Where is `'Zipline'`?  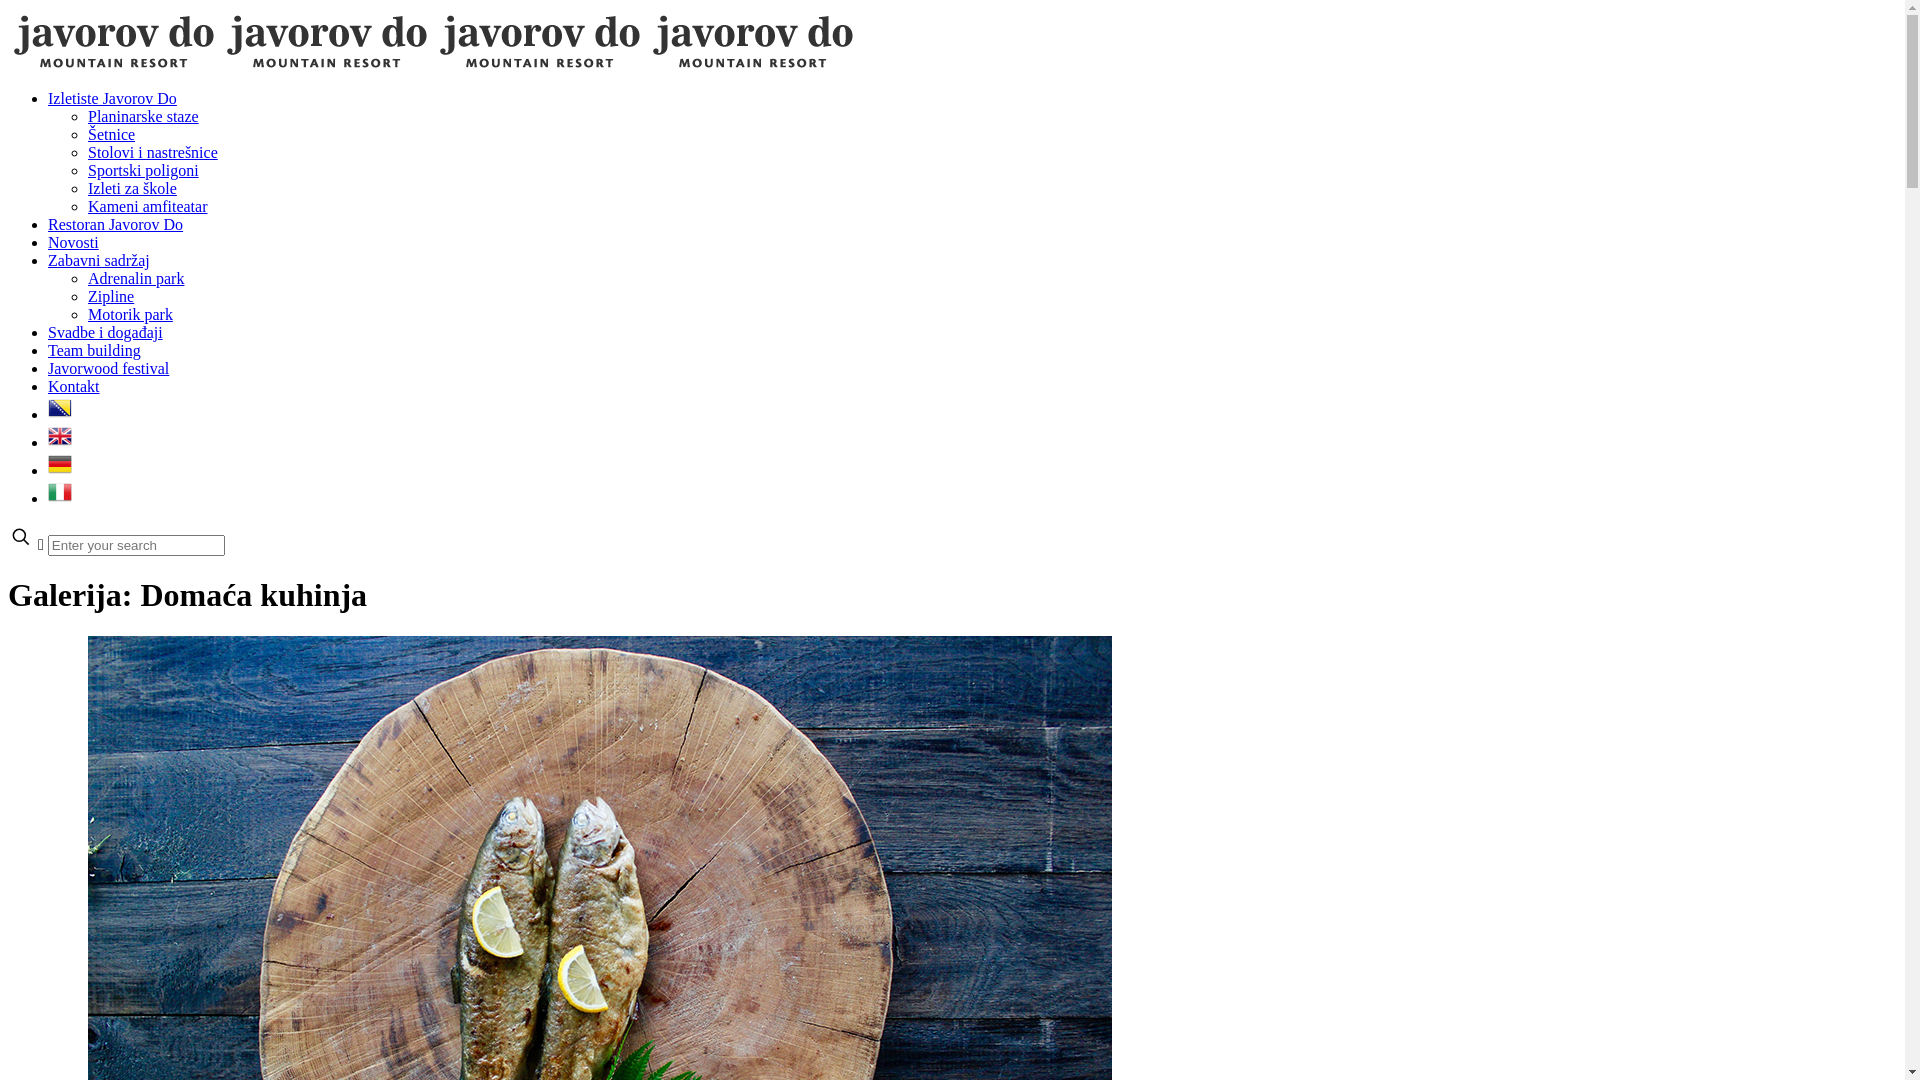
'Zipline' is located at coordinates (109, 296).